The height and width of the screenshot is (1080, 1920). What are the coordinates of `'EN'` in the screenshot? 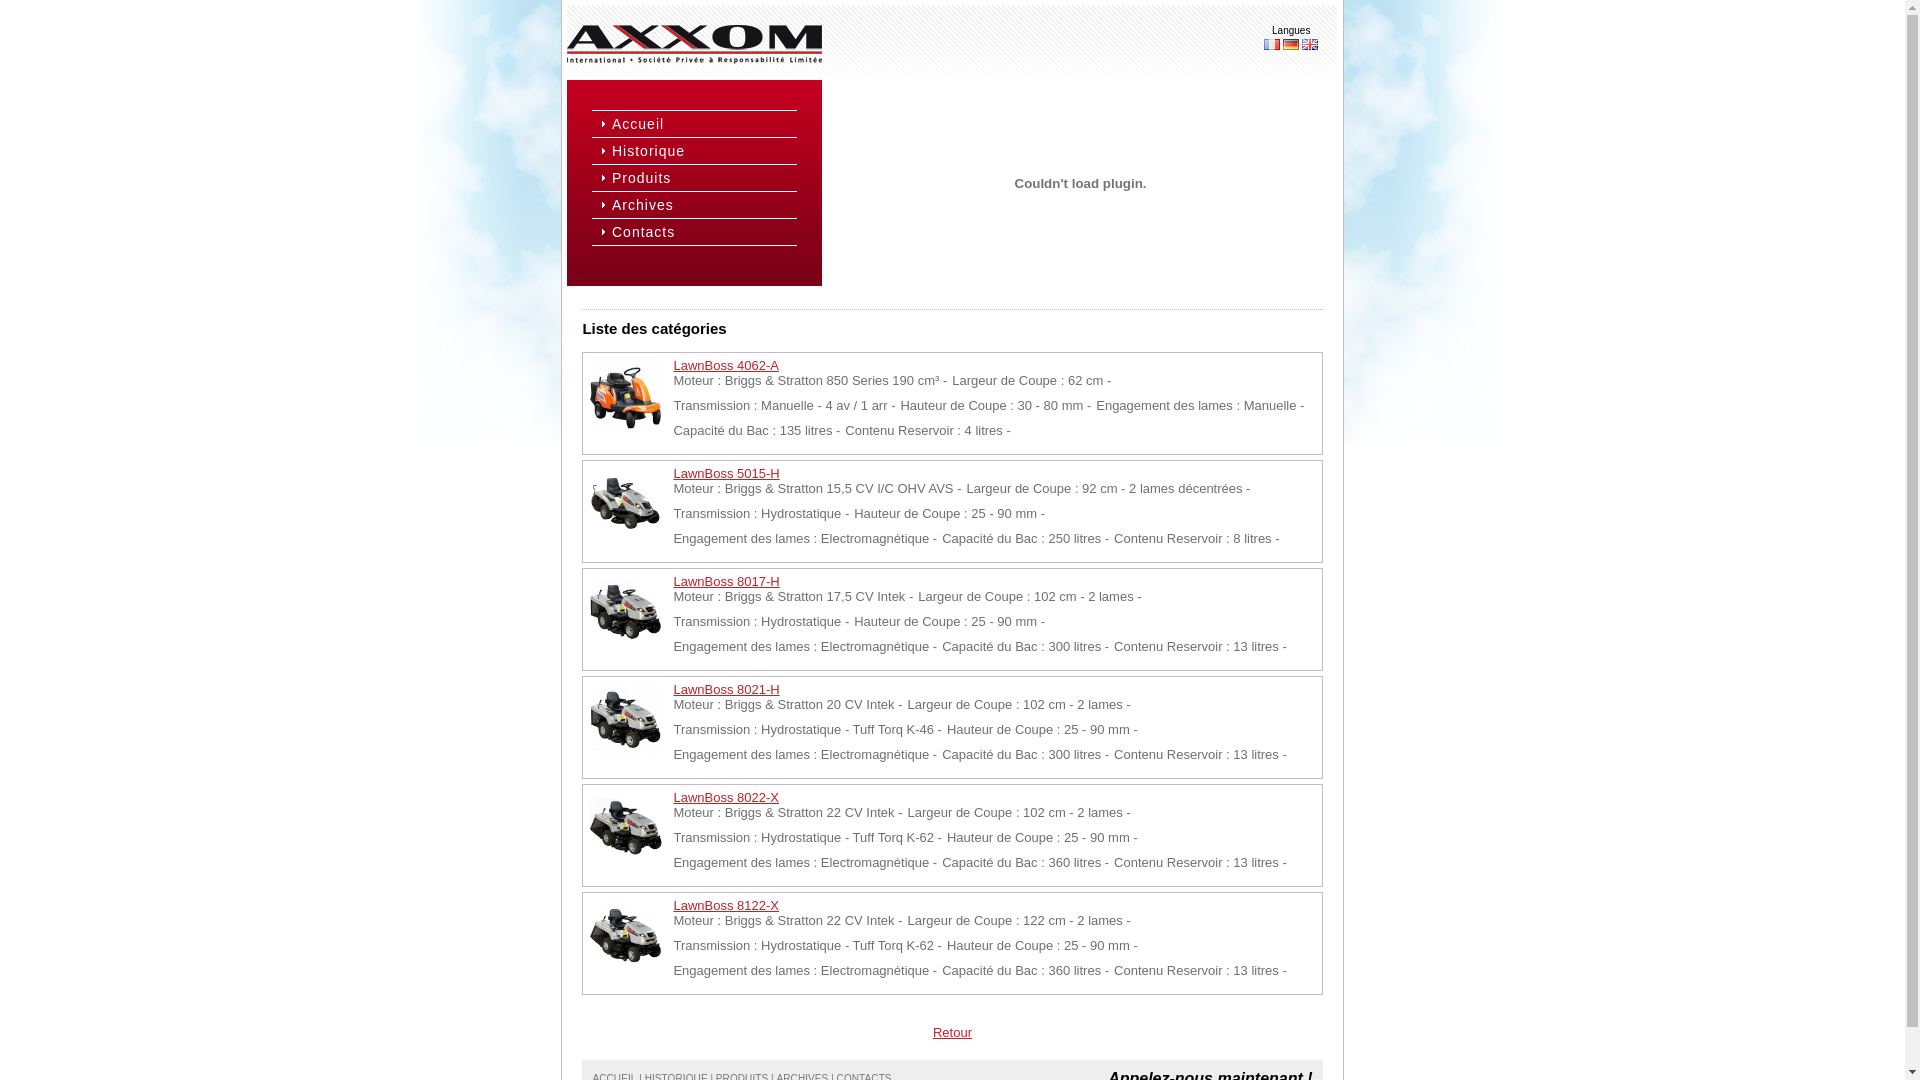 It's located at (1310, 44).